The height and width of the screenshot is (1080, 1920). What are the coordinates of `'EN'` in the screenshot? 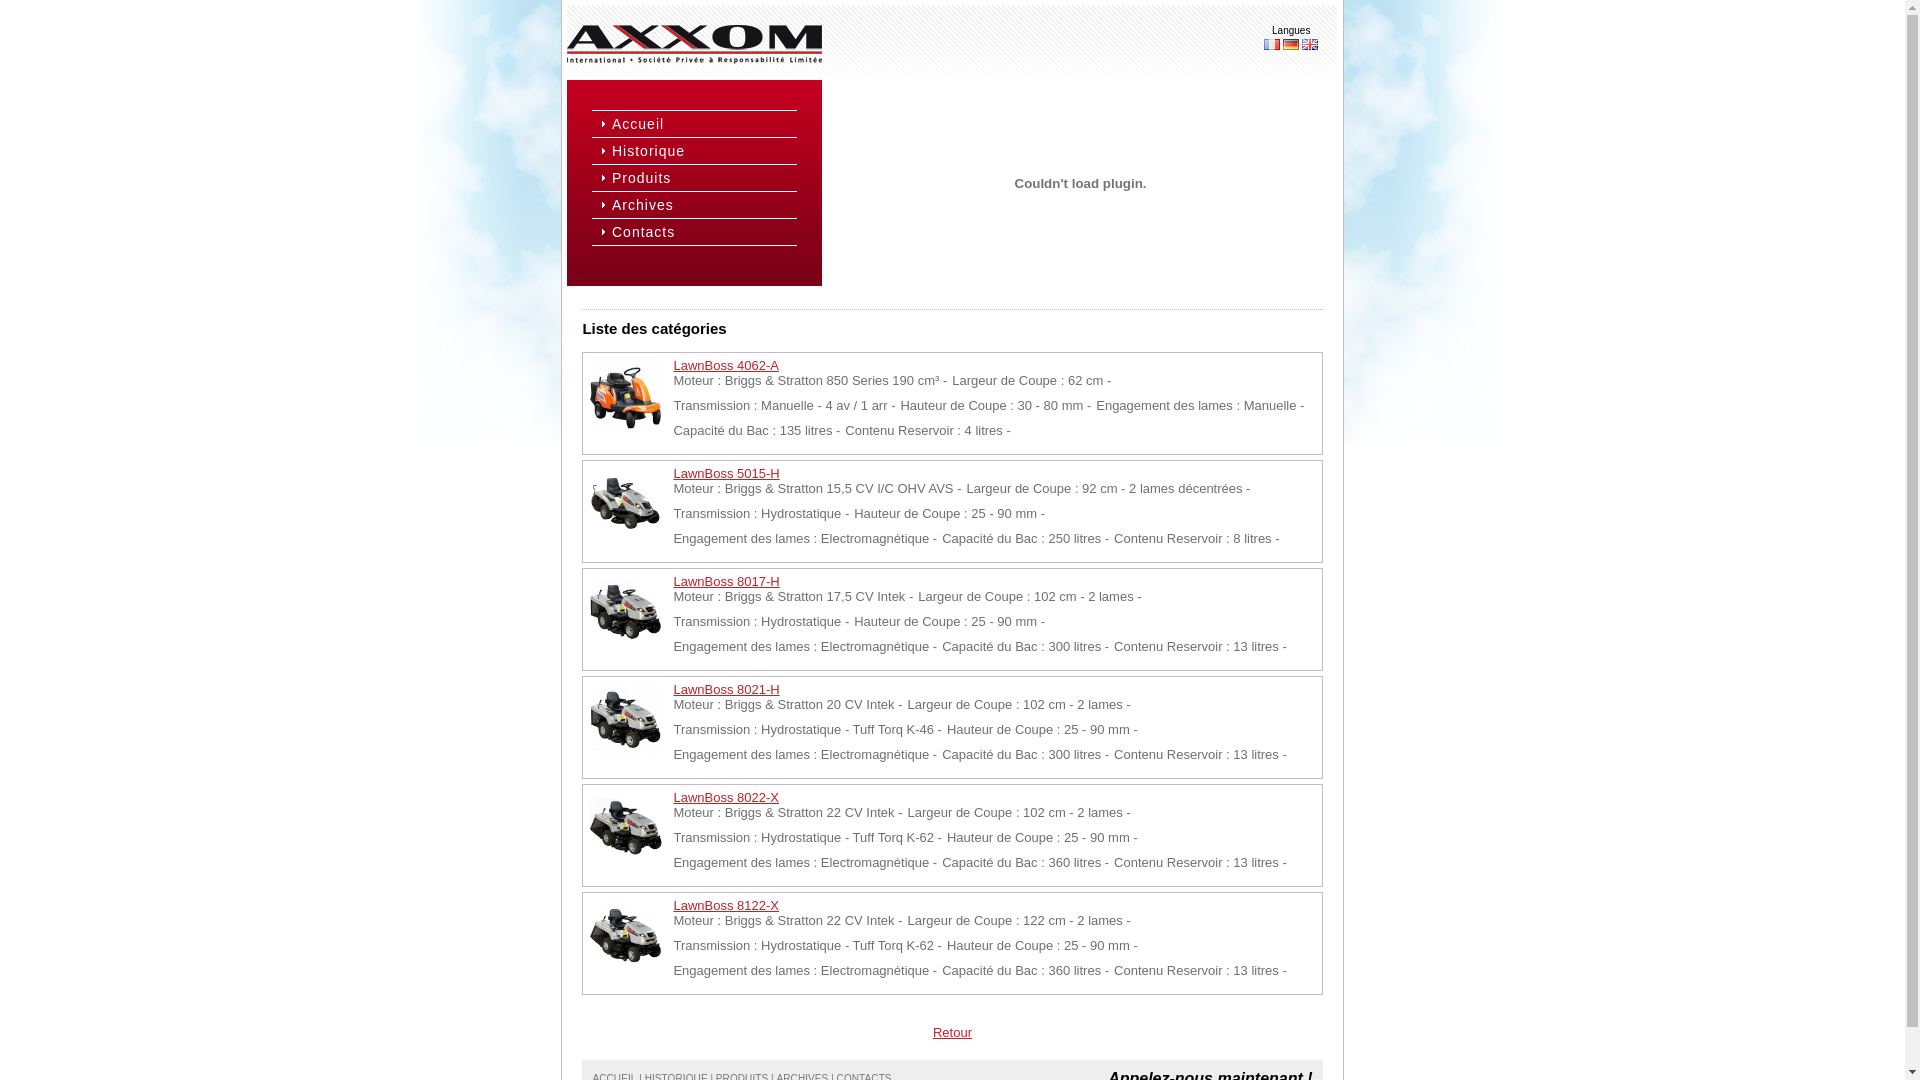 It's located at (1310, 44).